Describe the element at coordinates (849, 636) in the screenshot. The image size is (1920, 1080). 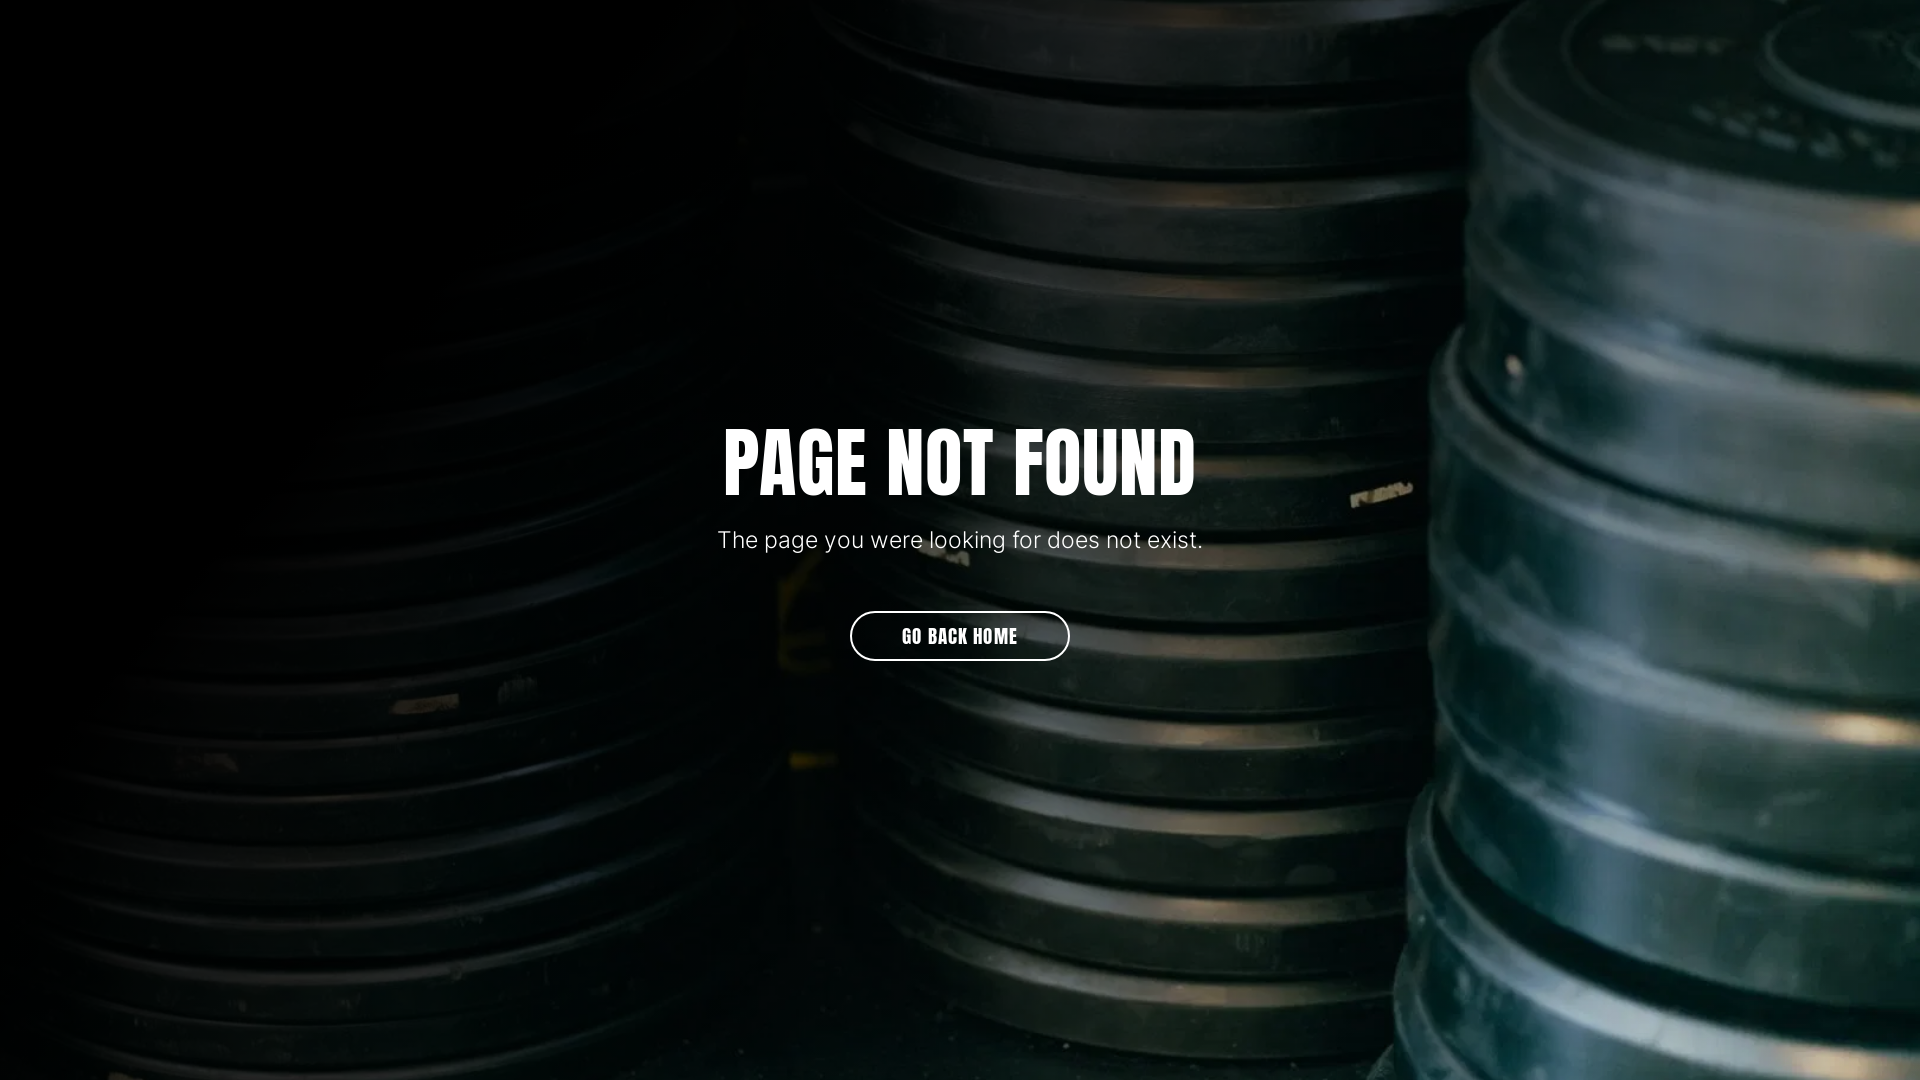
I see `'GO BACK HOME'` at that location.